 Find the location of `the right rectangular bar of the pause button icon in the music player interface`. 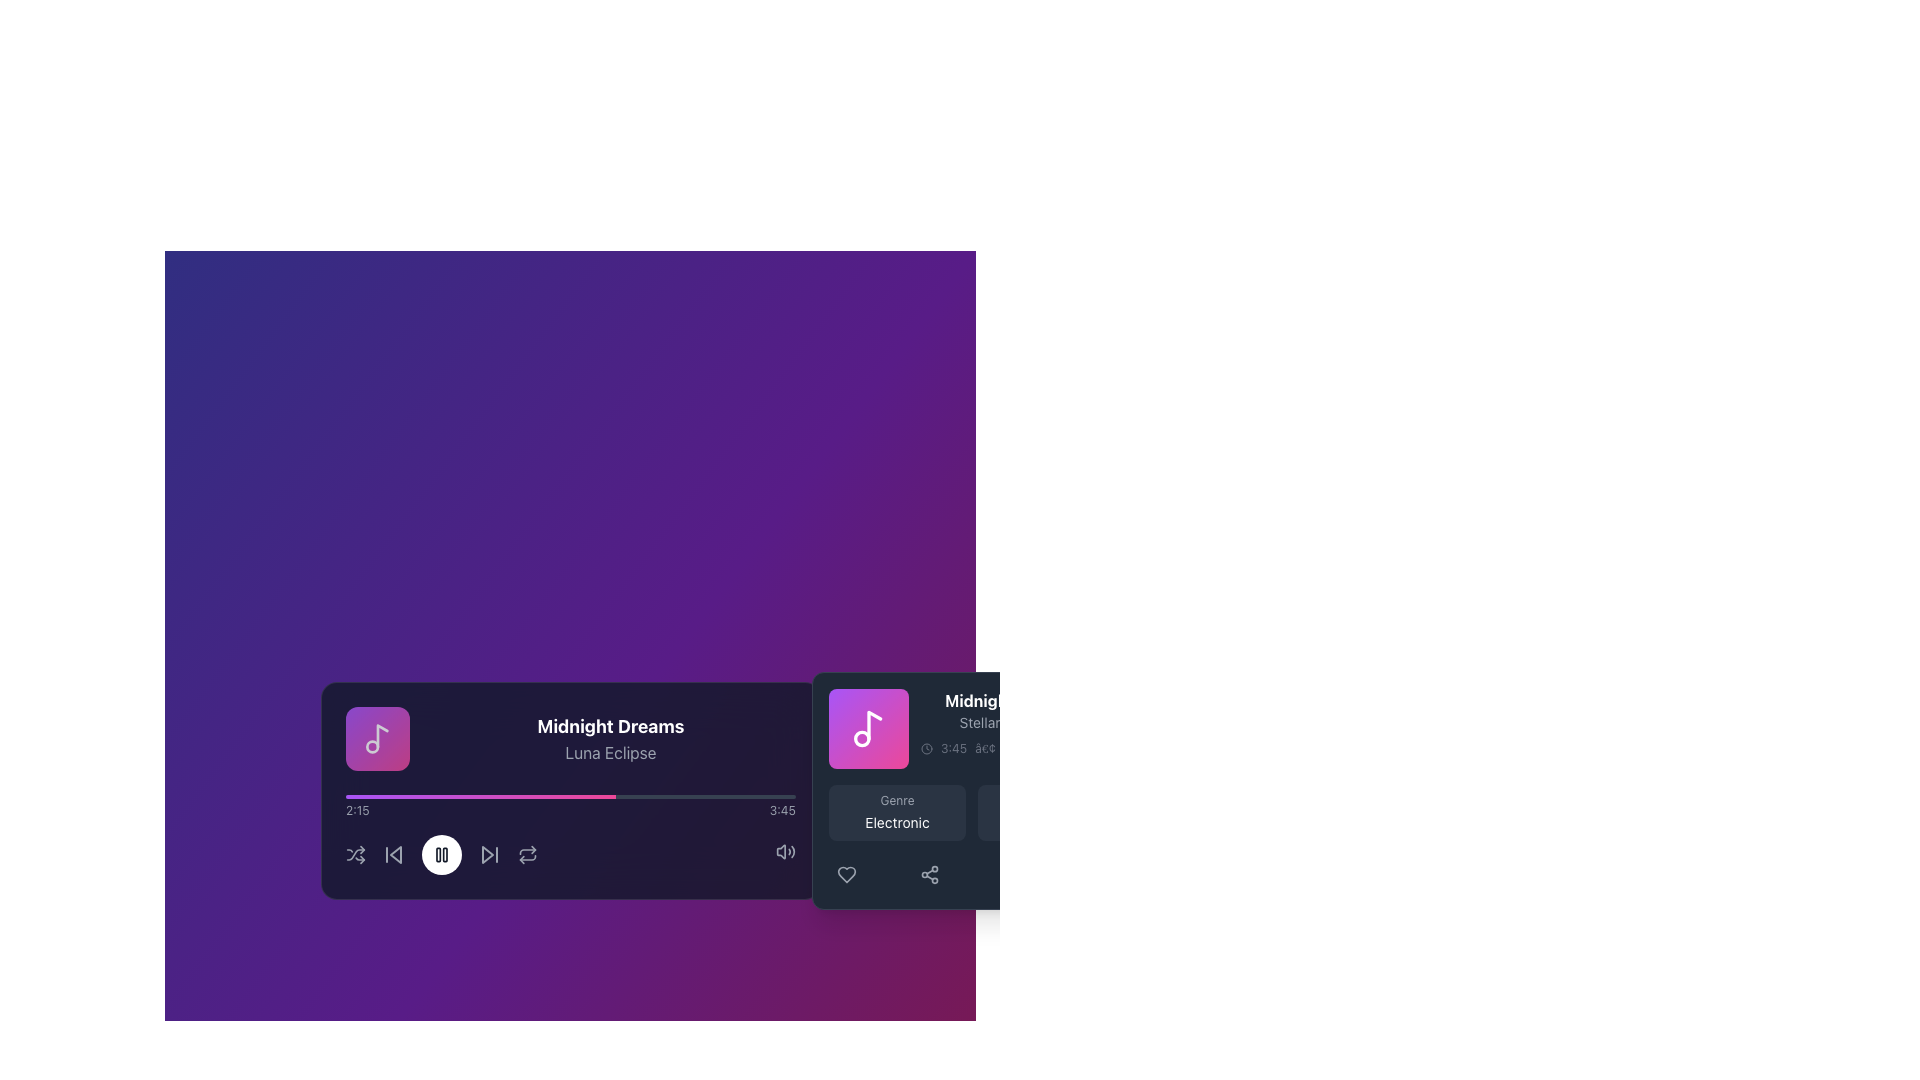

the right rectangular bar of the pause button icon in the music player interface is located at coordinates (443, 855).